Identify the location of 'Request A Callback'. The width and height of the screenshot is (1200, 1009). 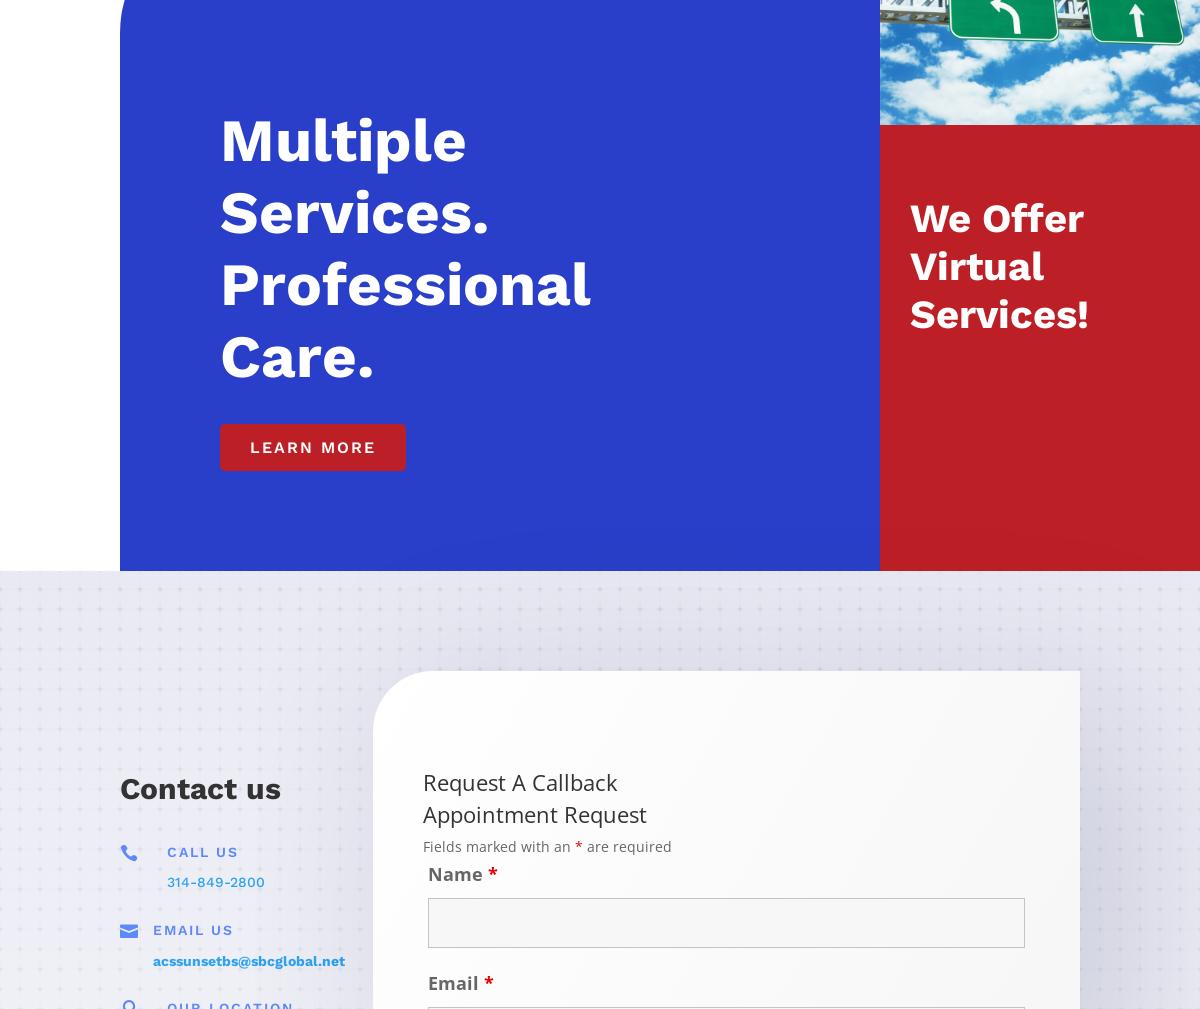
(519, 781).